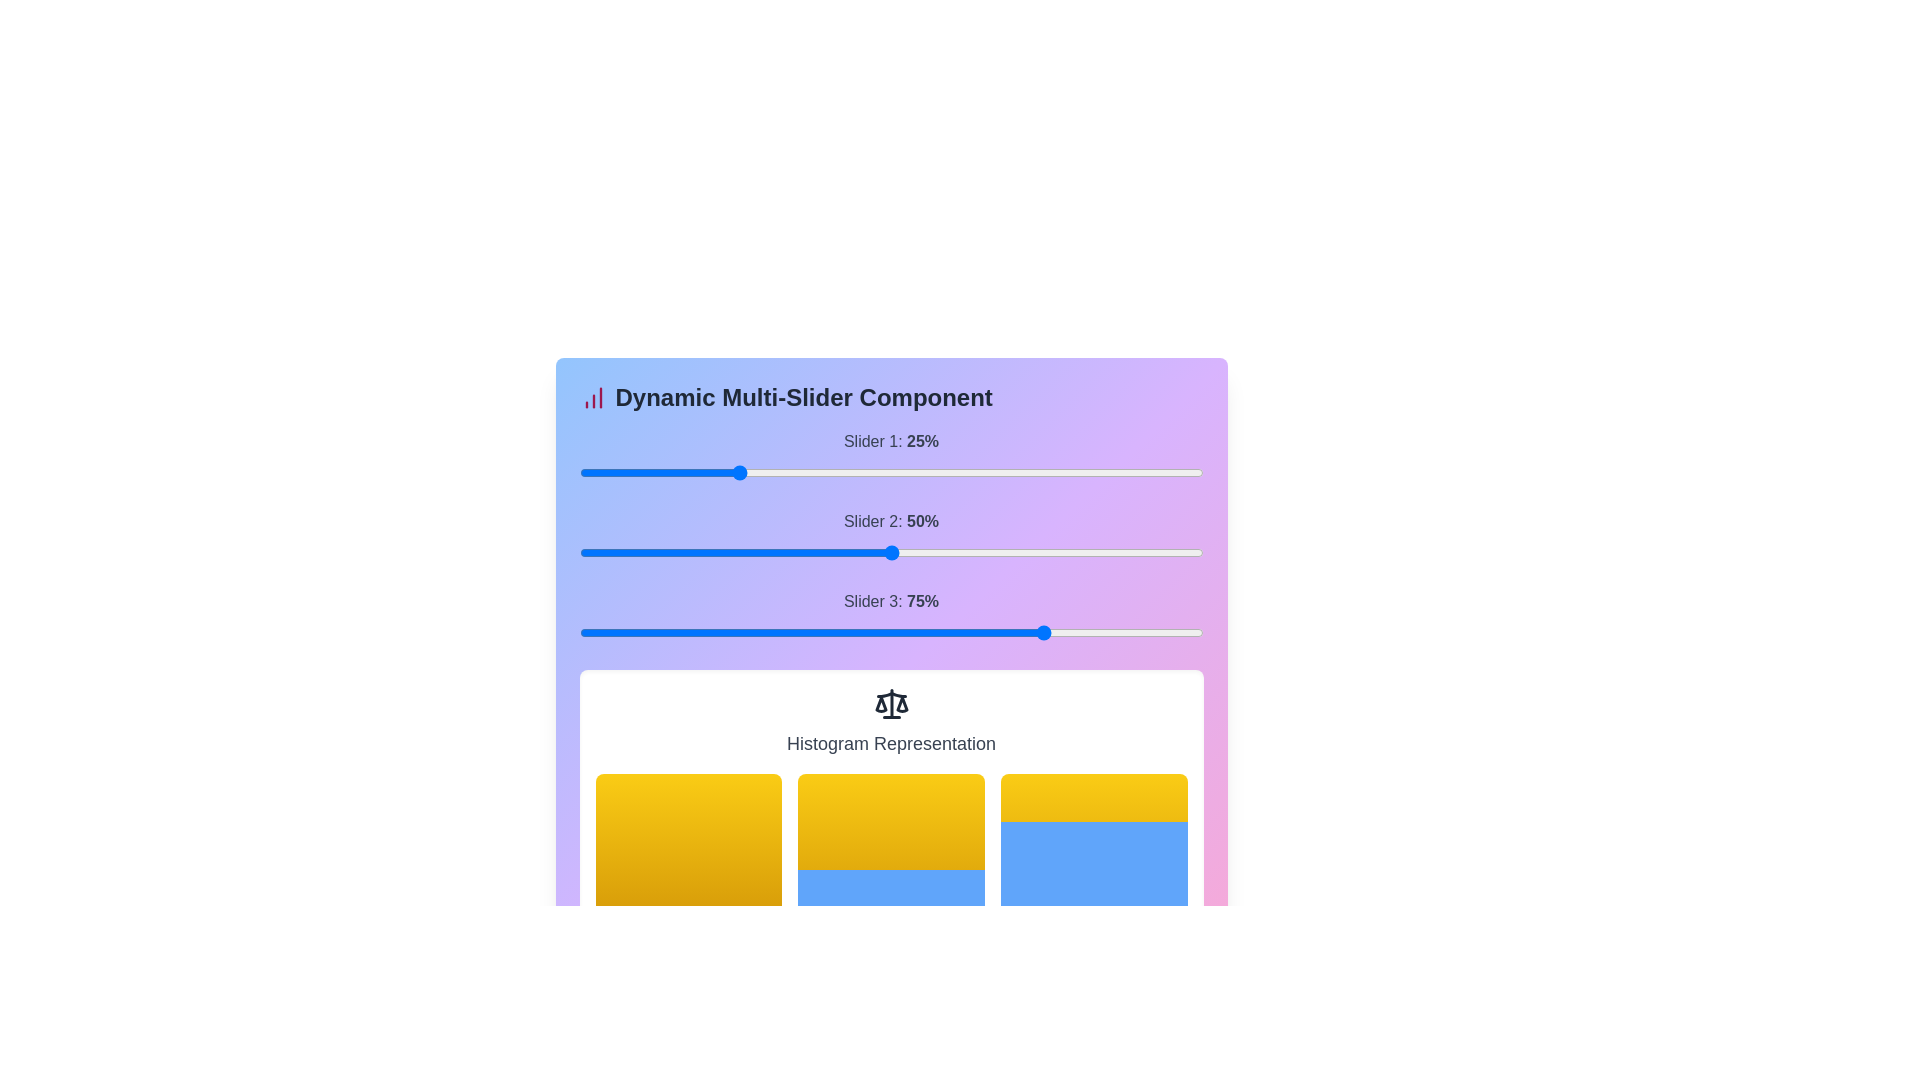 The width and height of the screenshot is (1920, 1080). What do you see at coordinates (1175, 473) in the screenshot?
I see `the slider 1 to 91% to observe histogram changes` at bounding box center [1175, 473].